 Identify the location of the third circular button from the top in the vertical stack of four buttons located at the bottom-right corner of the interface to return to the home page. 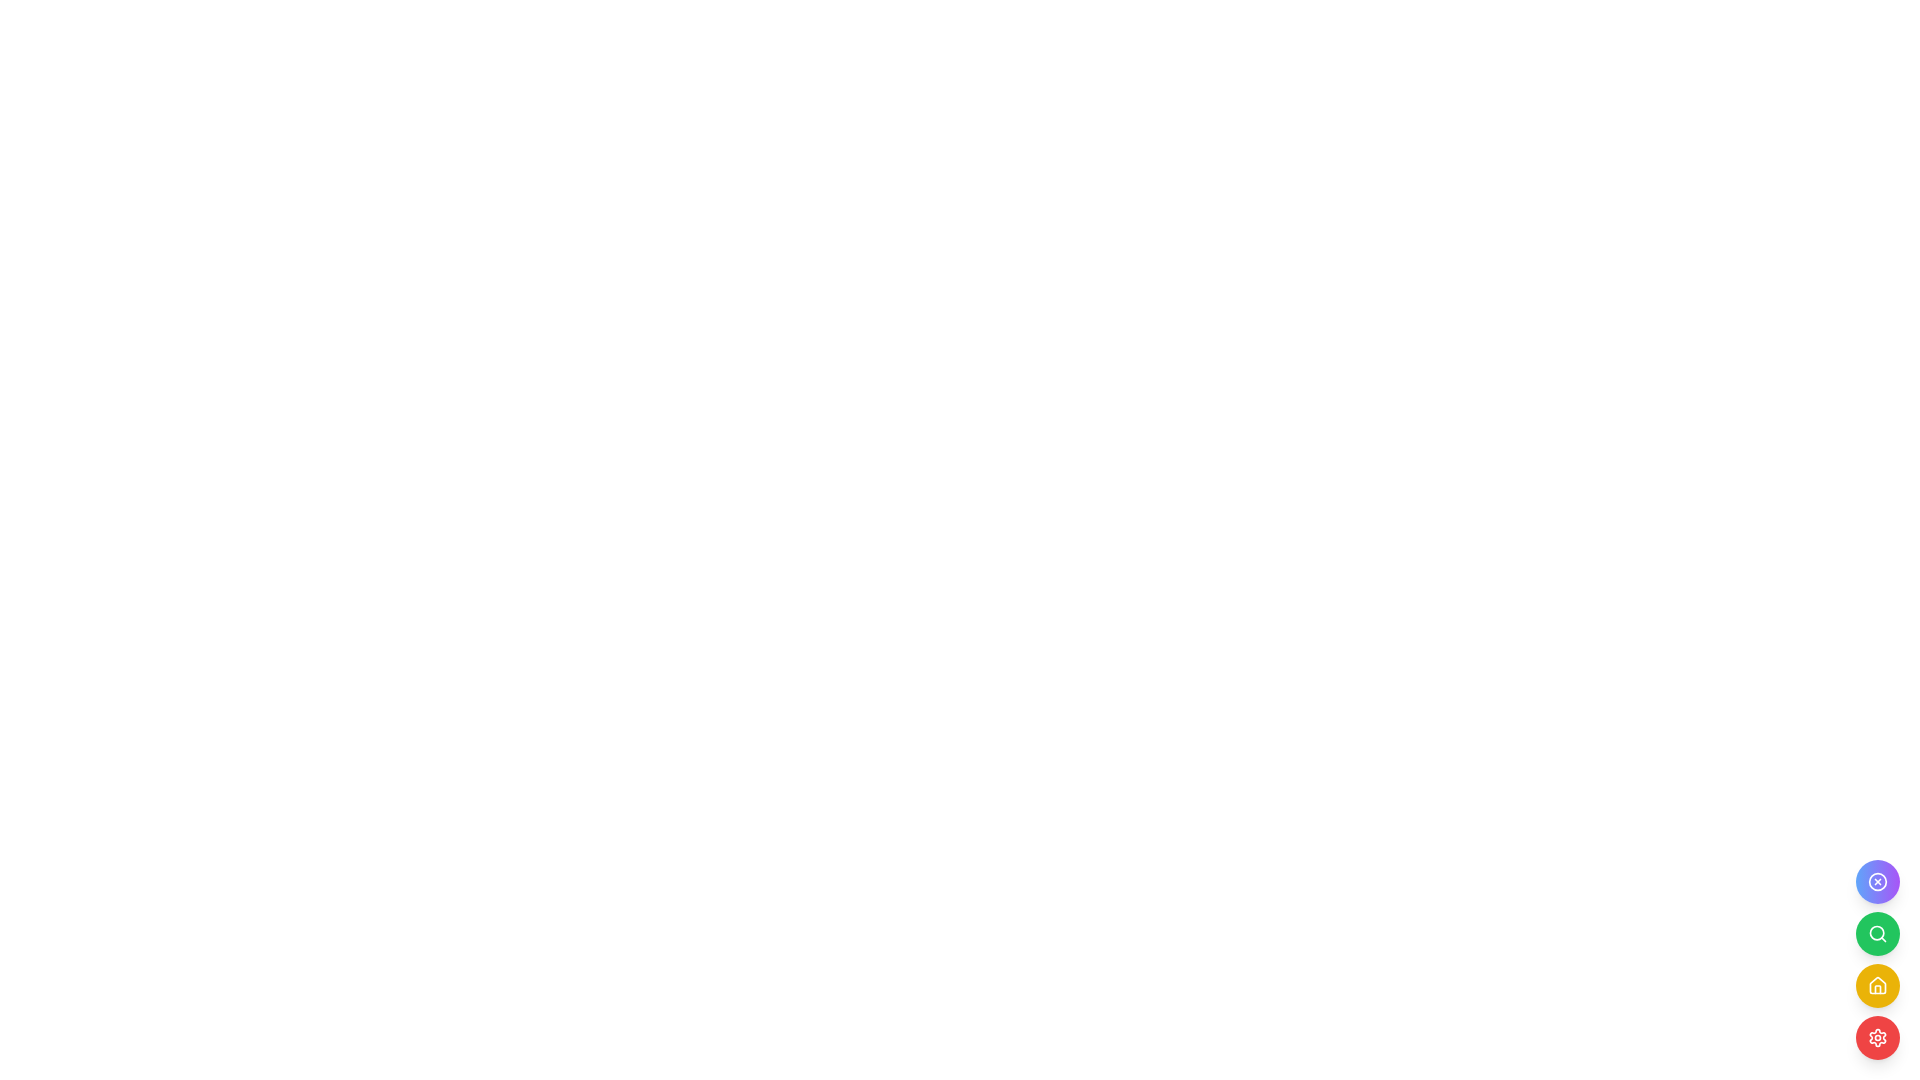
(1876, 985).